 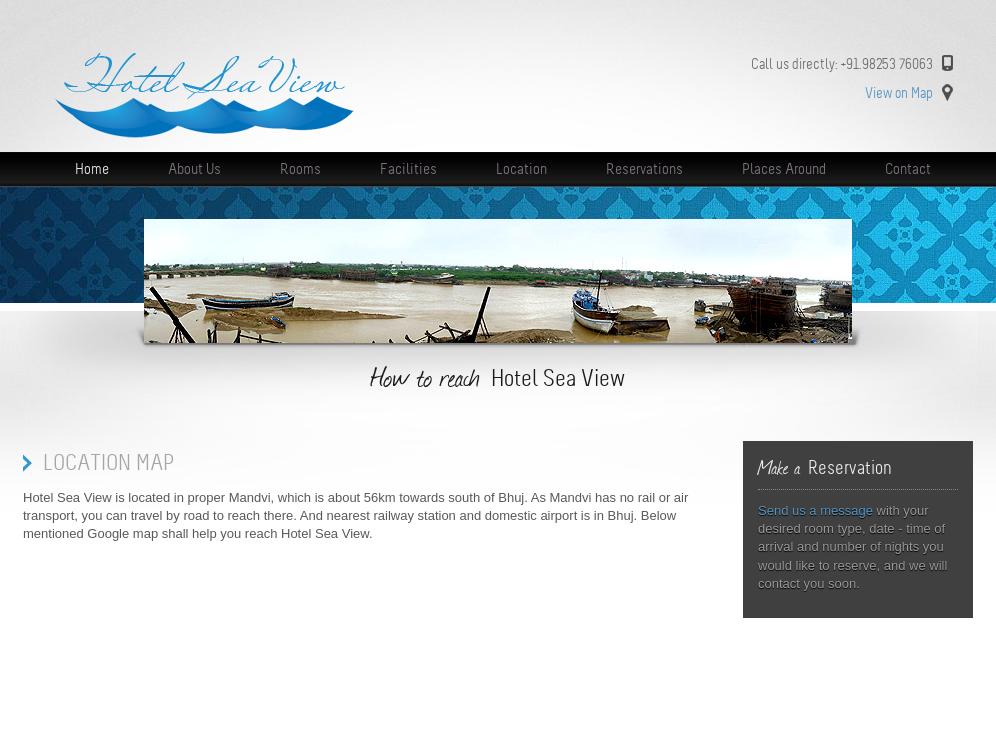 I want to click on 'Hotel Sea View', so click(x=490, y=378).